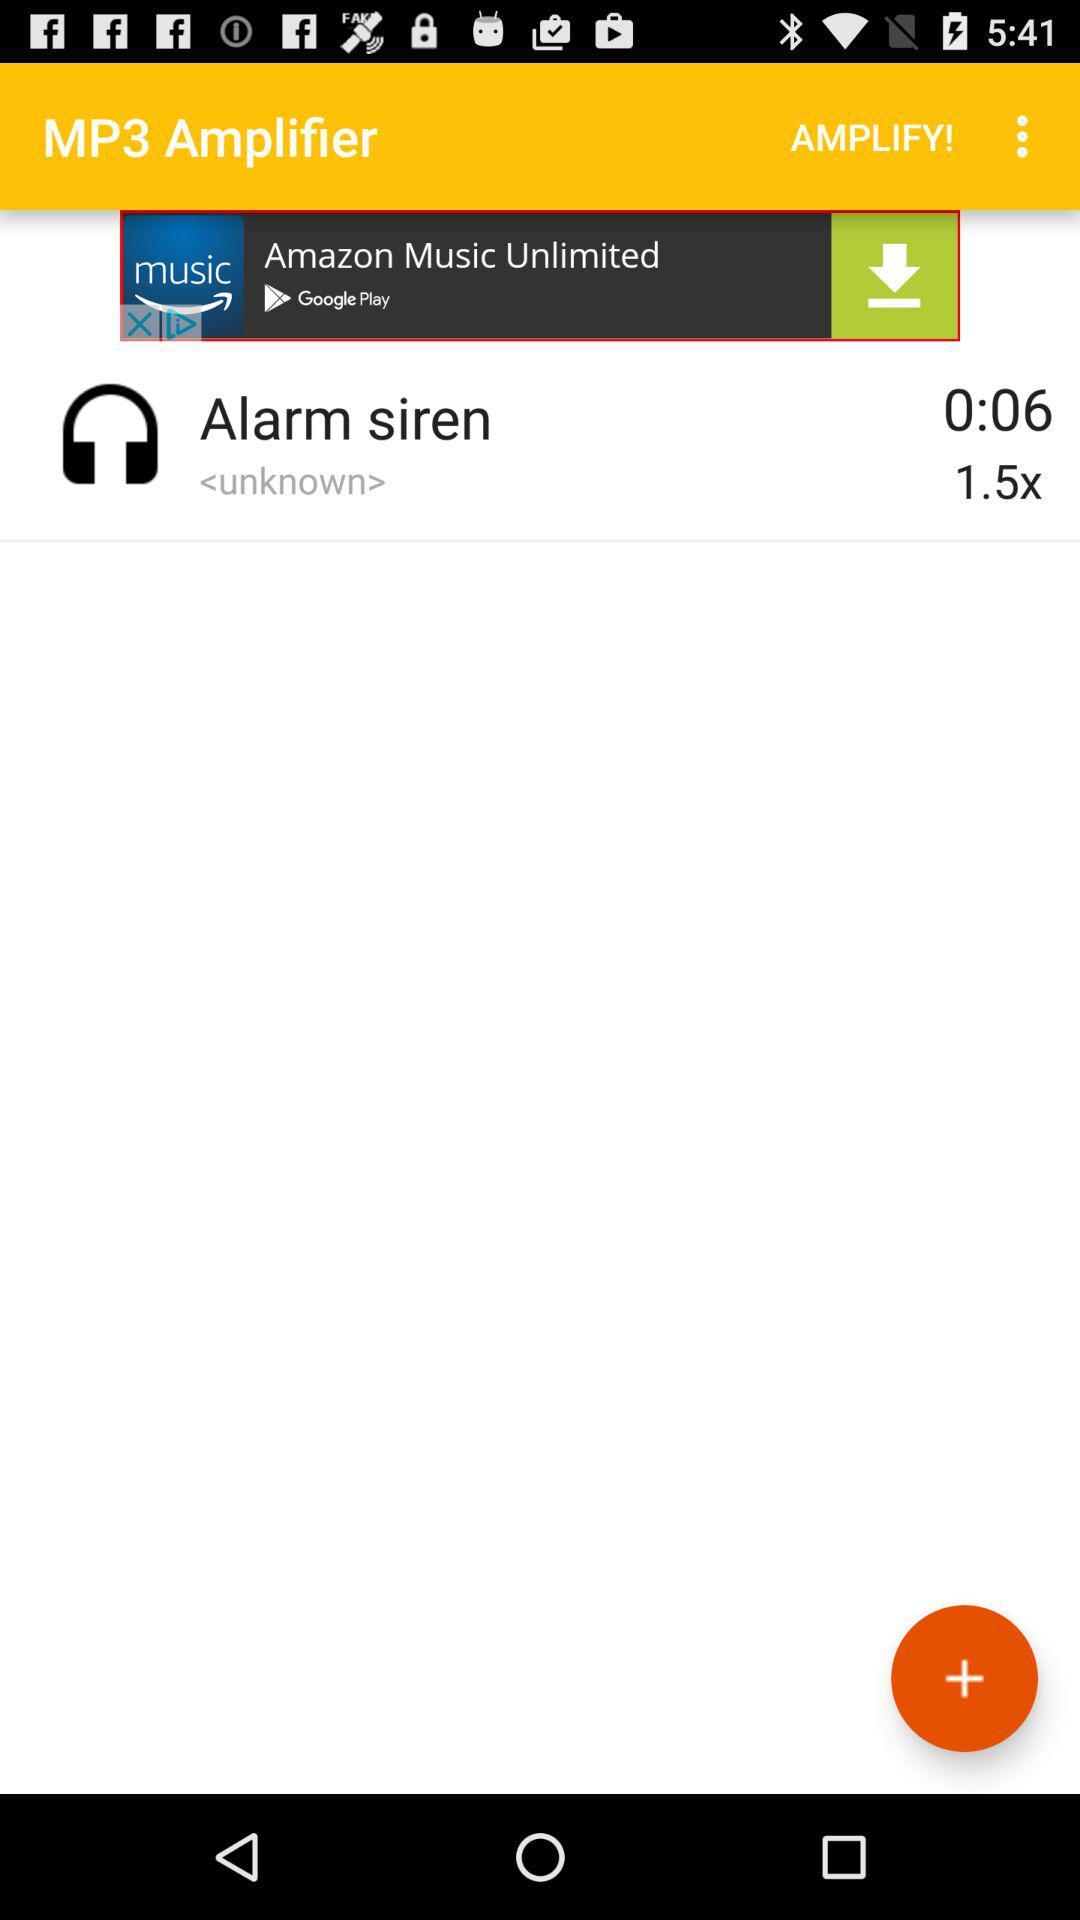 This screenshot has height=1920, width=1080. I want to click on button, so click(963, 1678).